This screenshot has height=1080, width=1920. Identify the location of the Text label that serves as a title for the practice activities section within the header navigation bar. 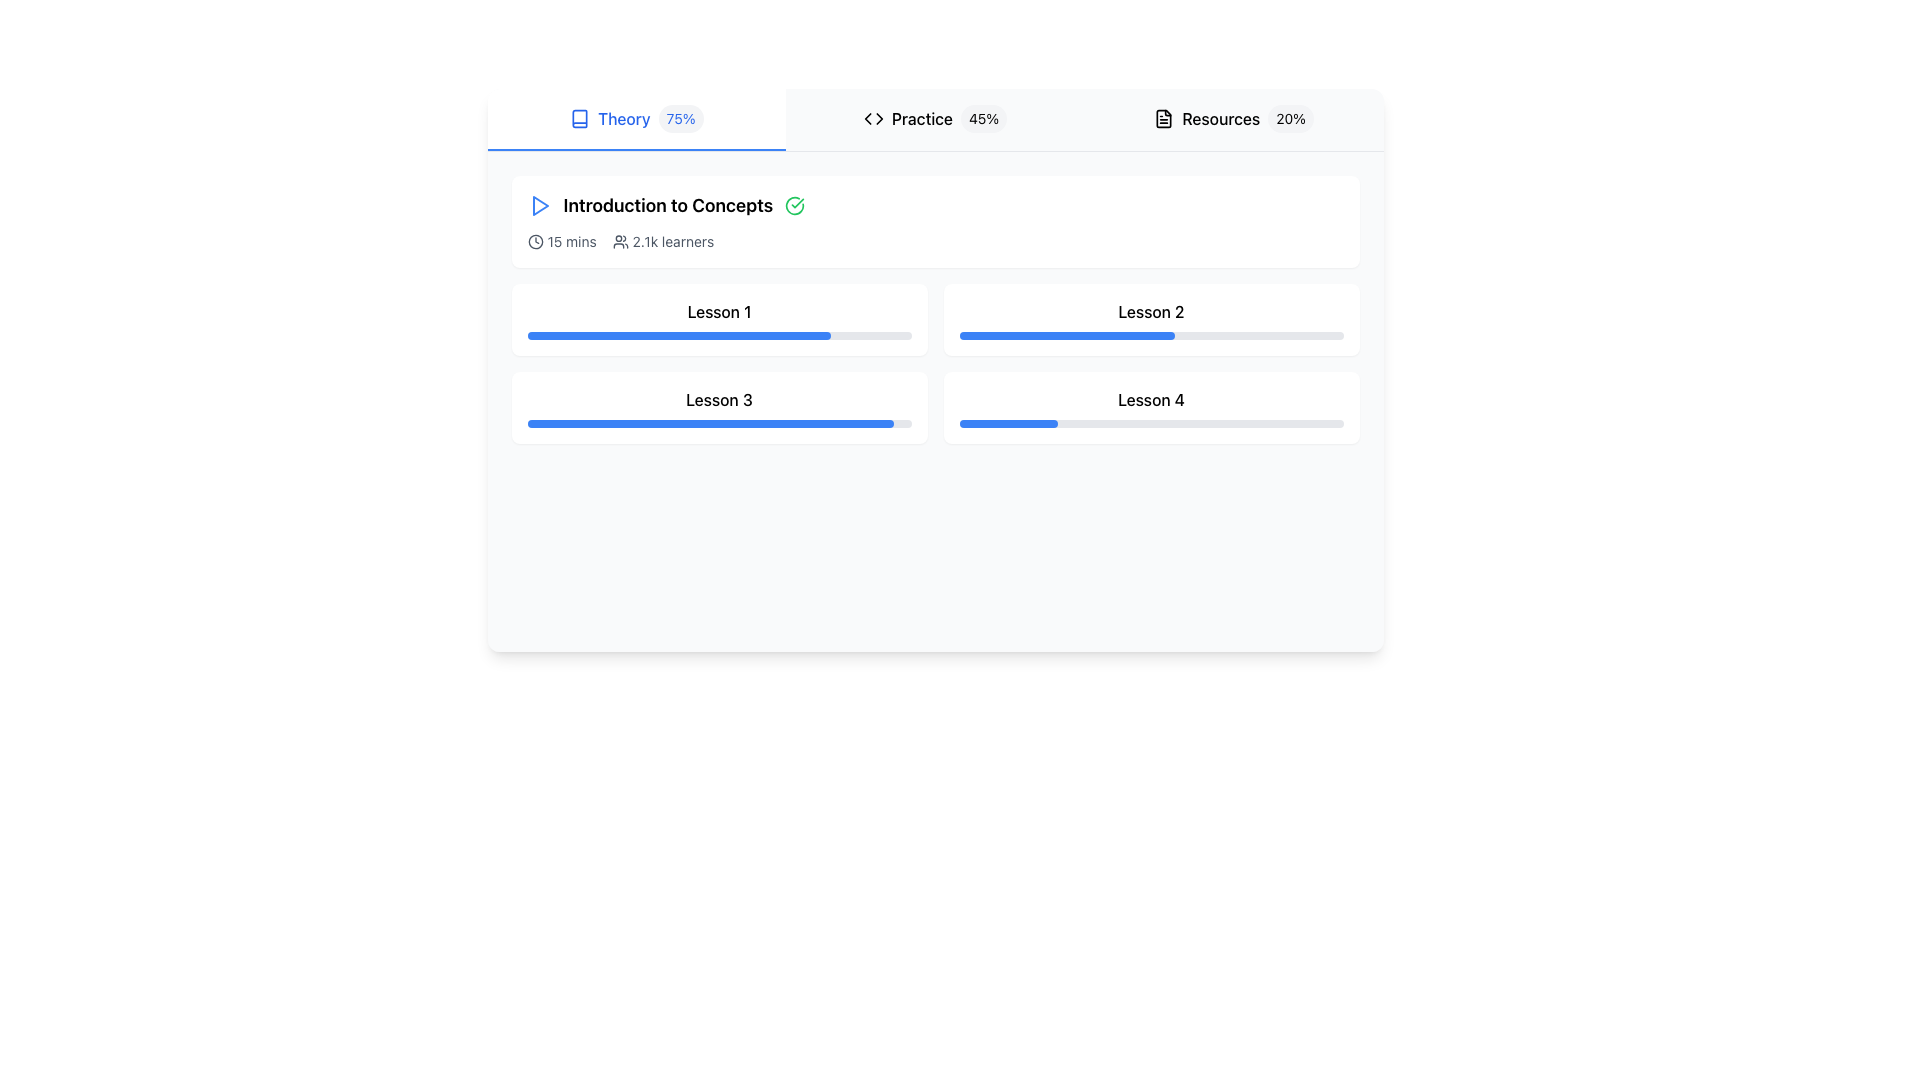
(921, 119).